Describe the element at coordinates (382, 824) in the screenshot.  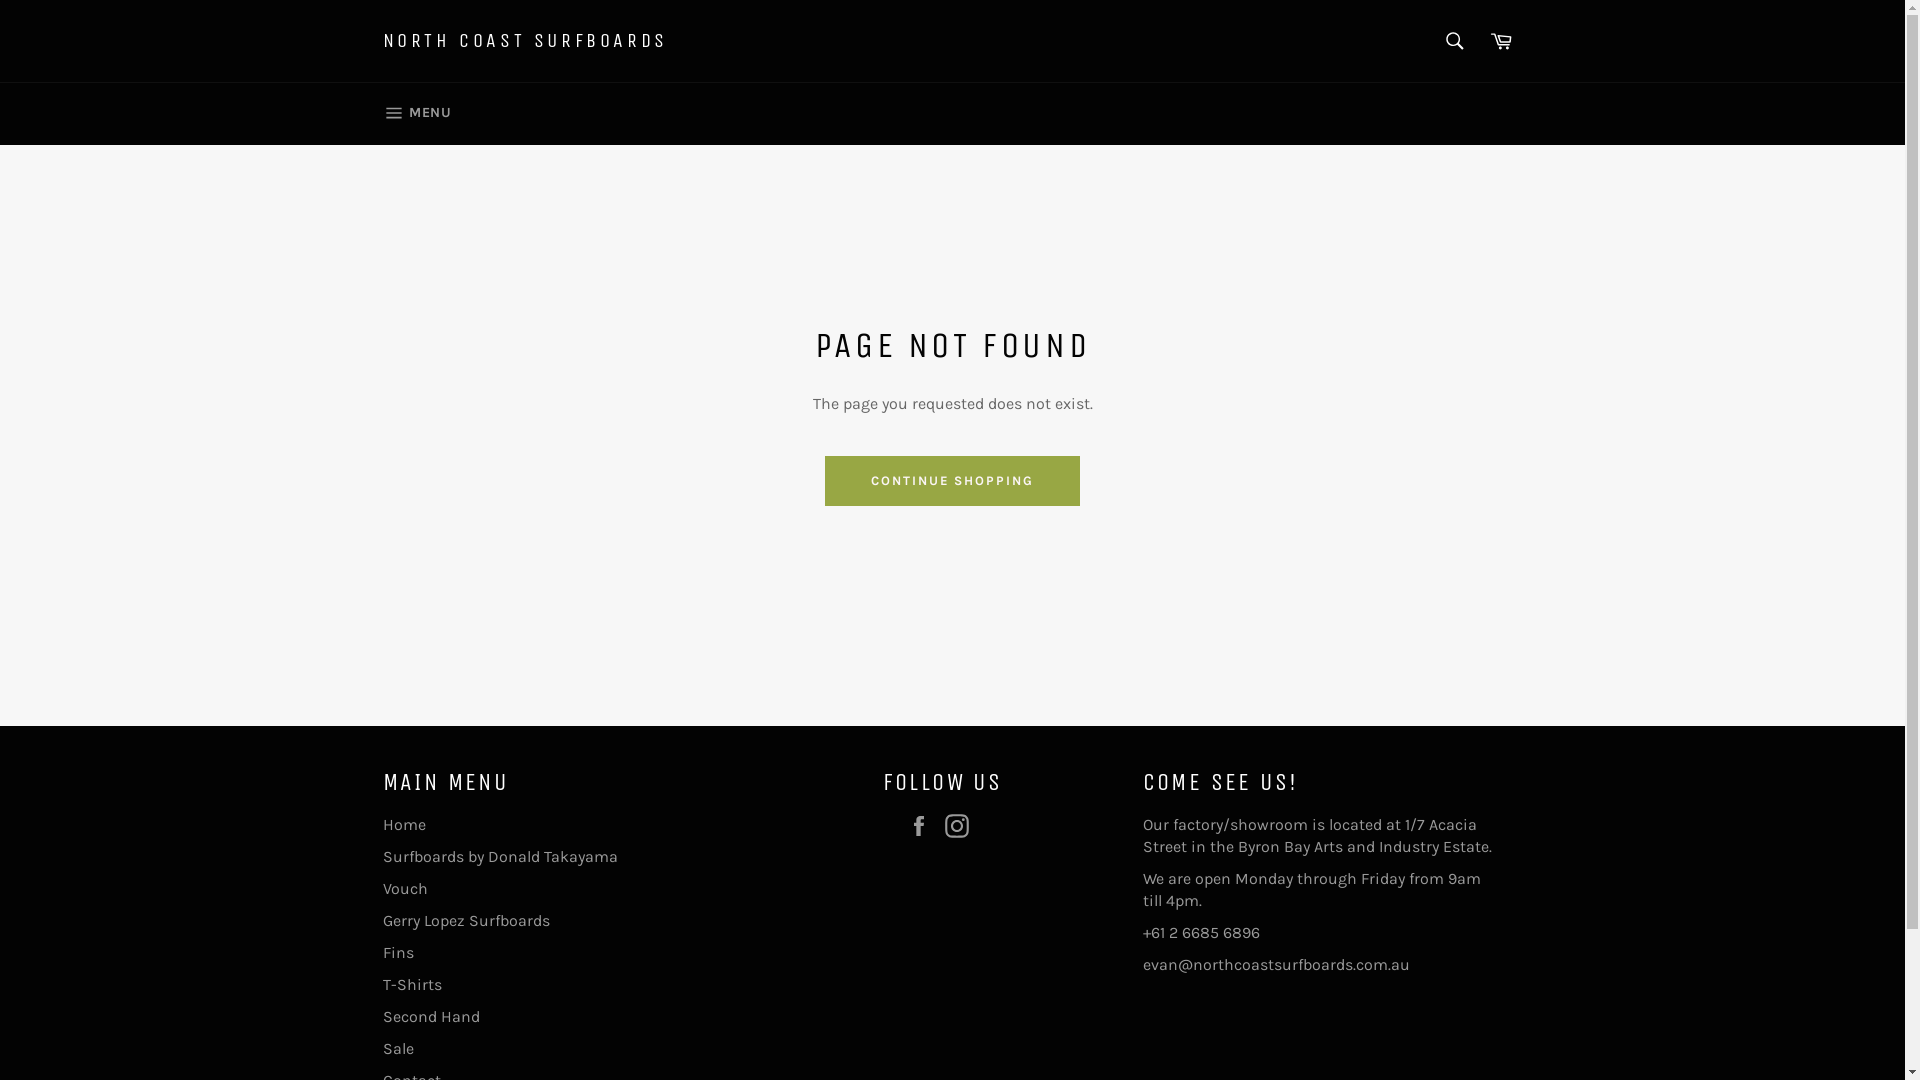
I see `'Home'` at that location.